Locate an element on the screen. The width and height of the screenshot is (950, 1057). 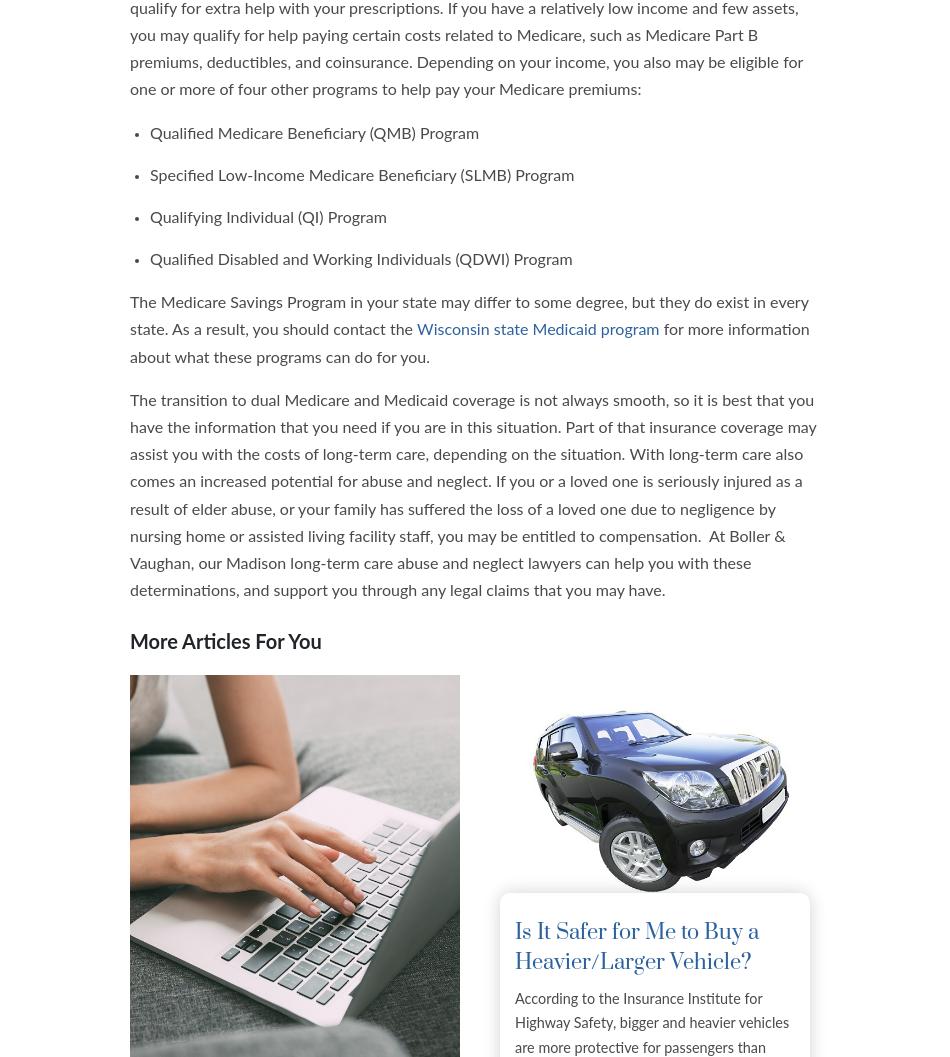
'The transition to dual Medicare and Medicaid coverage is not always smooth, so it is best that you have the information that you need if you are in this situation. Part of that insurance coverage may assist you with the costs of long-term care, depending on the situation. With long-term care also comes an increased potential for abuse and neglect. If you or a loved one is seriously injured as a result of elder abuse, or your family has suffered the loss of a loved one due to negligence by nursing home or assisted living facility staff, you may be entitled to compensation.  At Boller & Vaughan, our Madison long-term care abuse and neglect lawyers can help you with these determinations, and support you through any legal claims that you may have.' is located at coordinates (472, 495).